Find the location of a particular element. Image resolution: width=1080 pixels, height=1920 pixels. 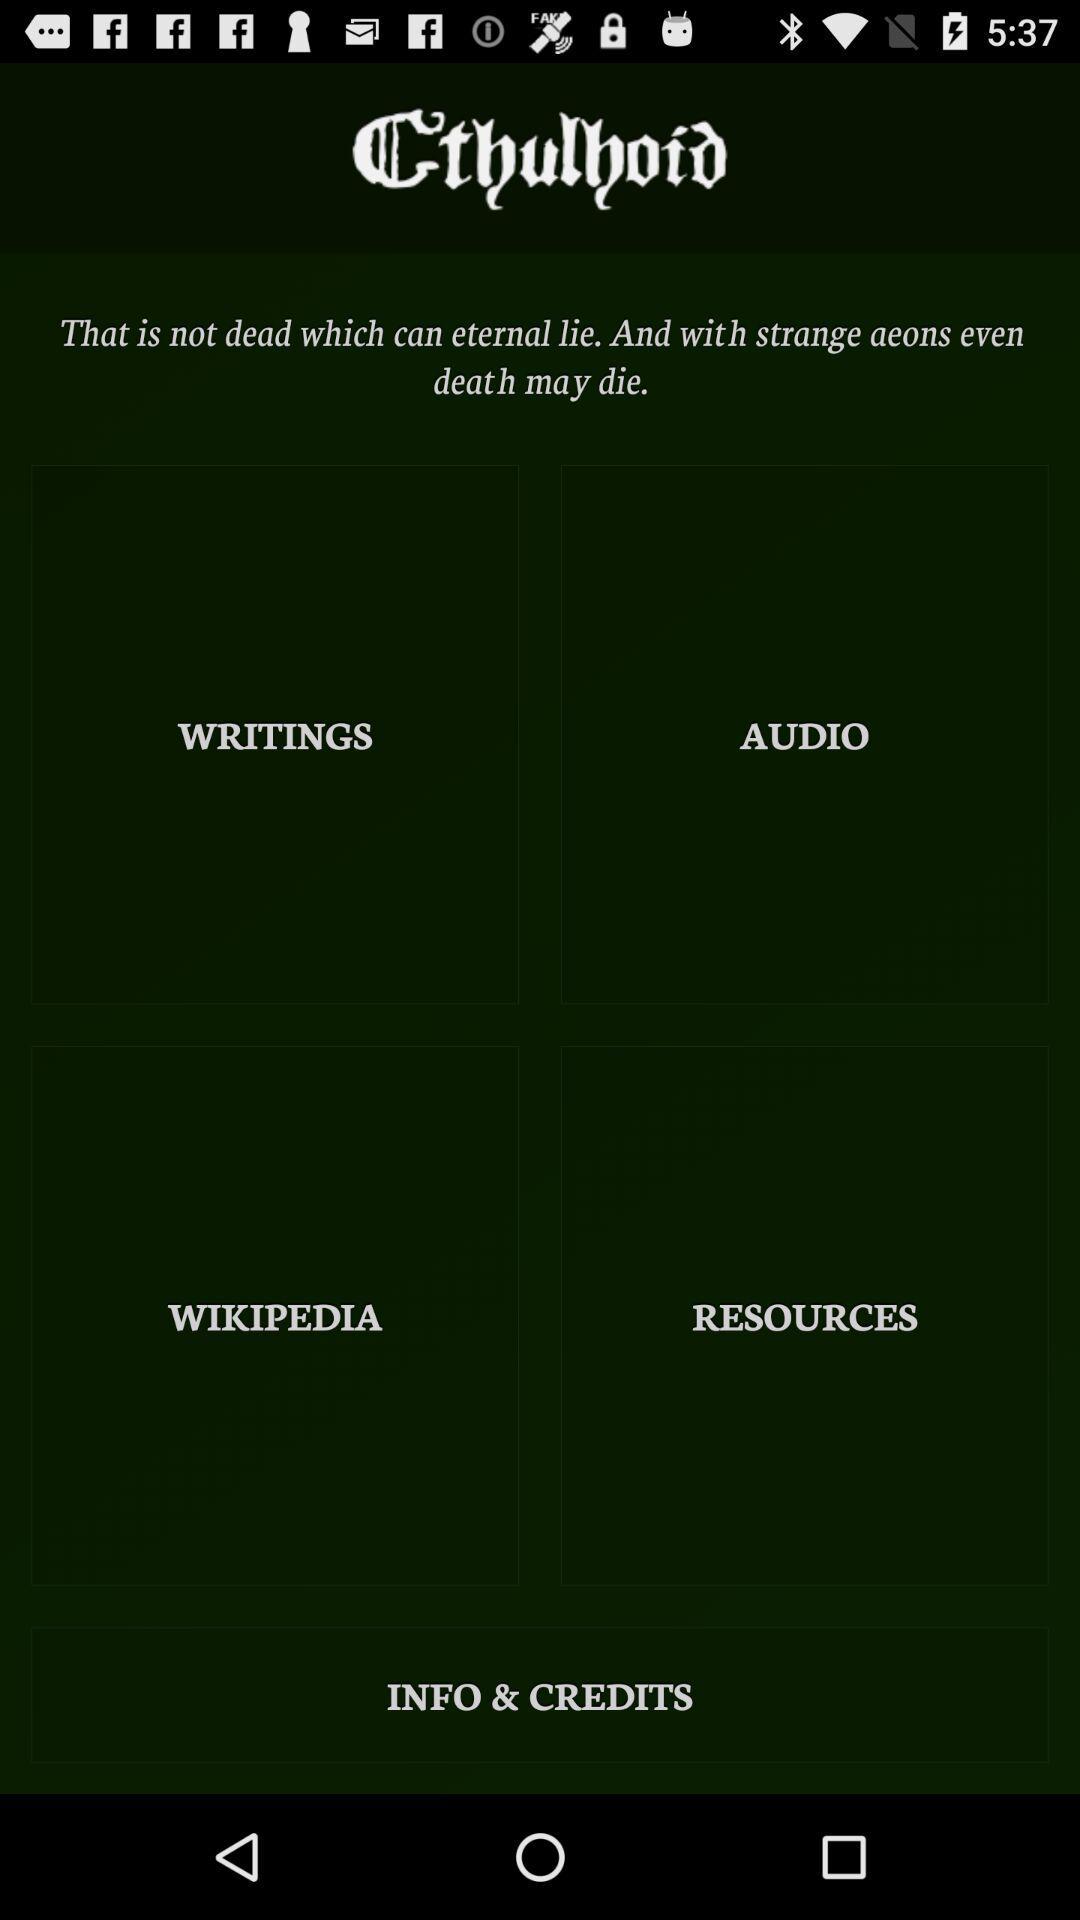

the icon above the resources is located at coordinates (803, 733).